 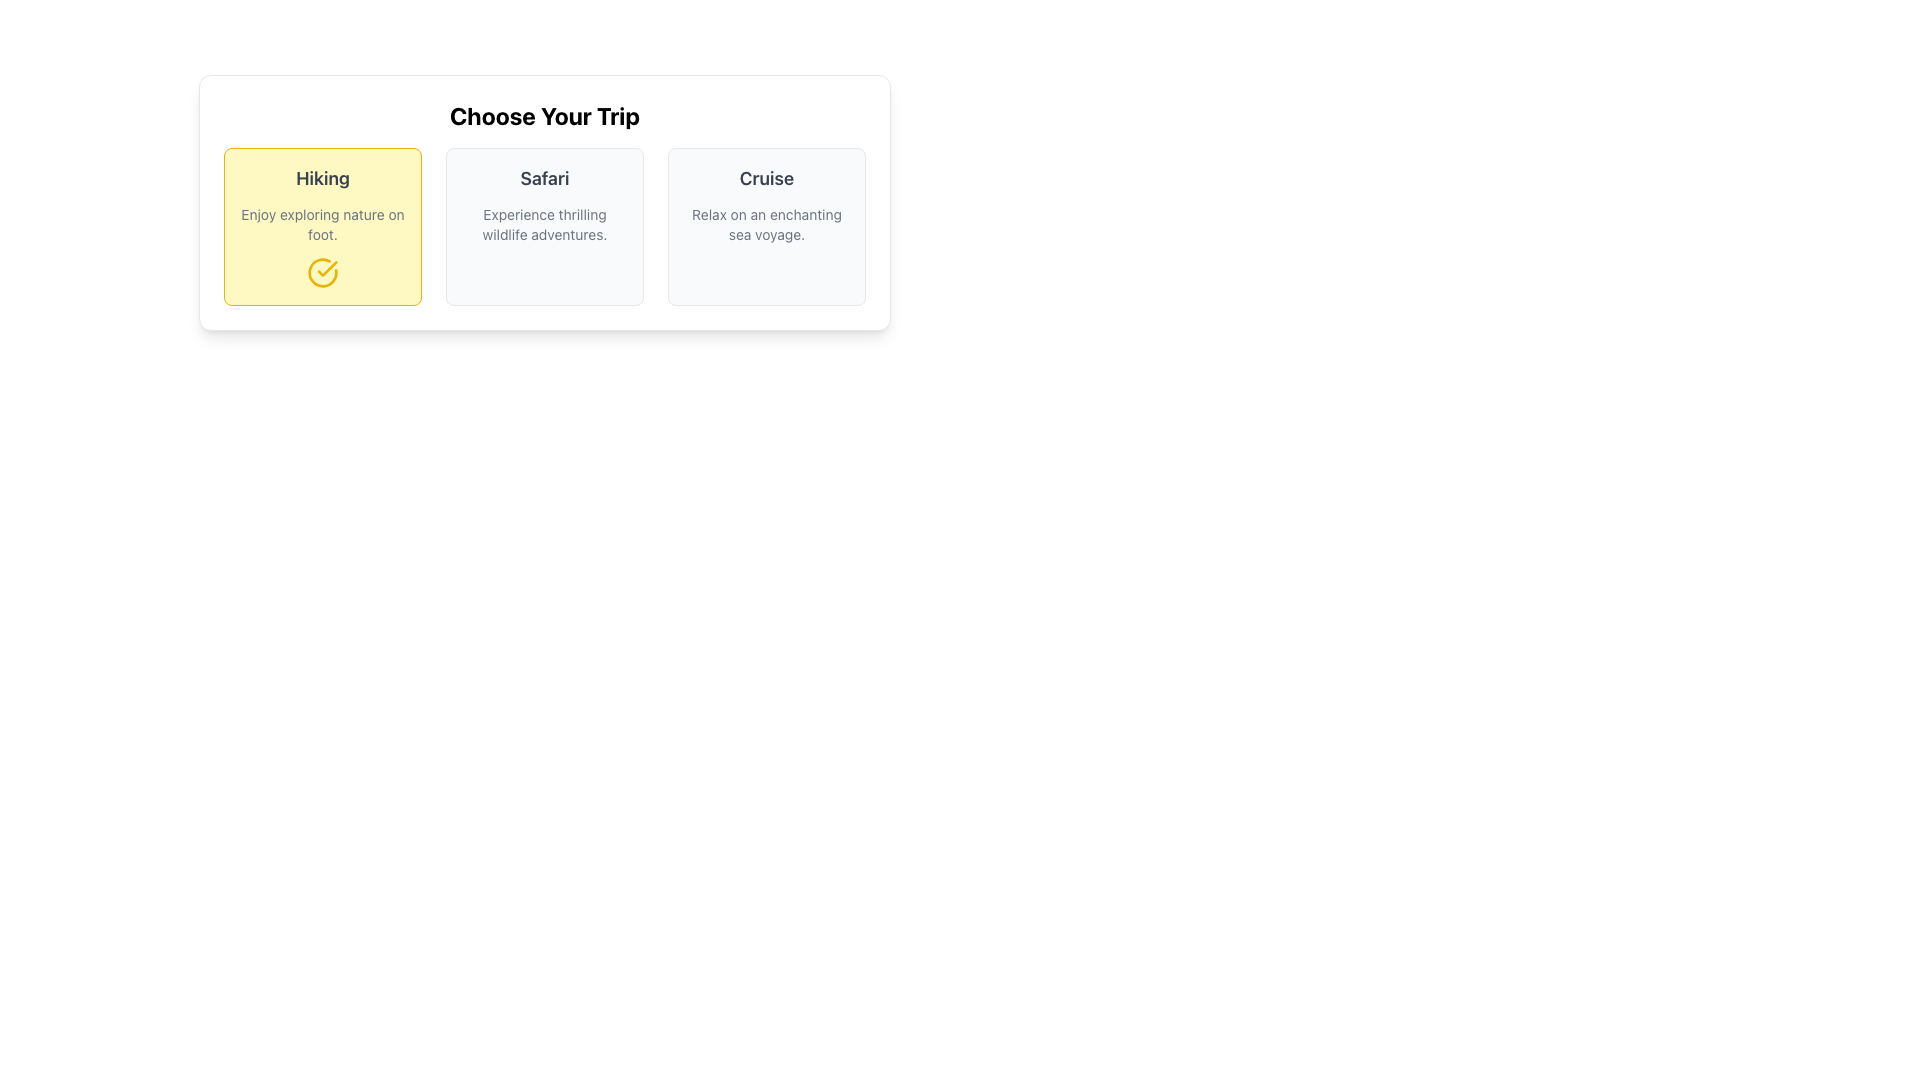 I want to click on the section title located at the top of the card-like layout, which provides context to the options listed below it, so click(x=545, y=115).